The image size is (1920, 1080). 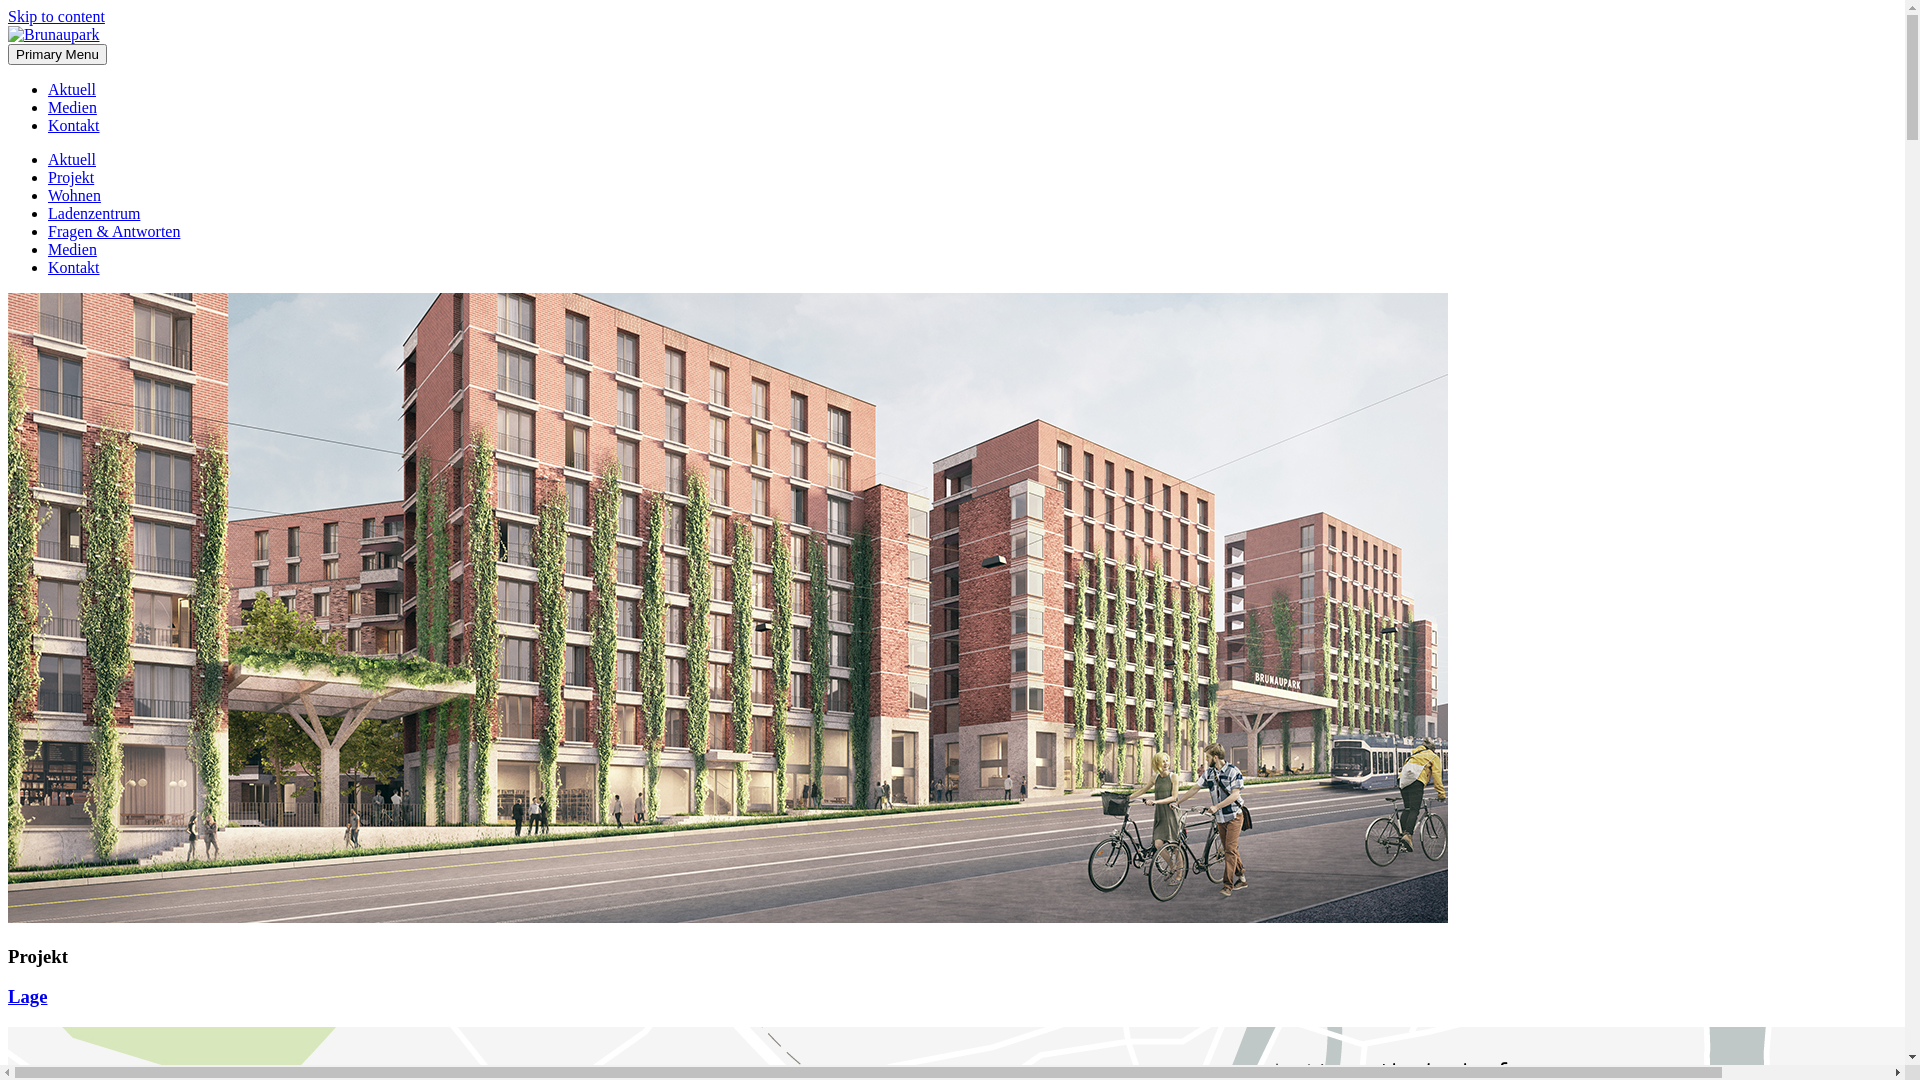 What do you see at coordinates (72, 107) in the screenshot?
I see `'Medien'` at bounding box center [72, 107].